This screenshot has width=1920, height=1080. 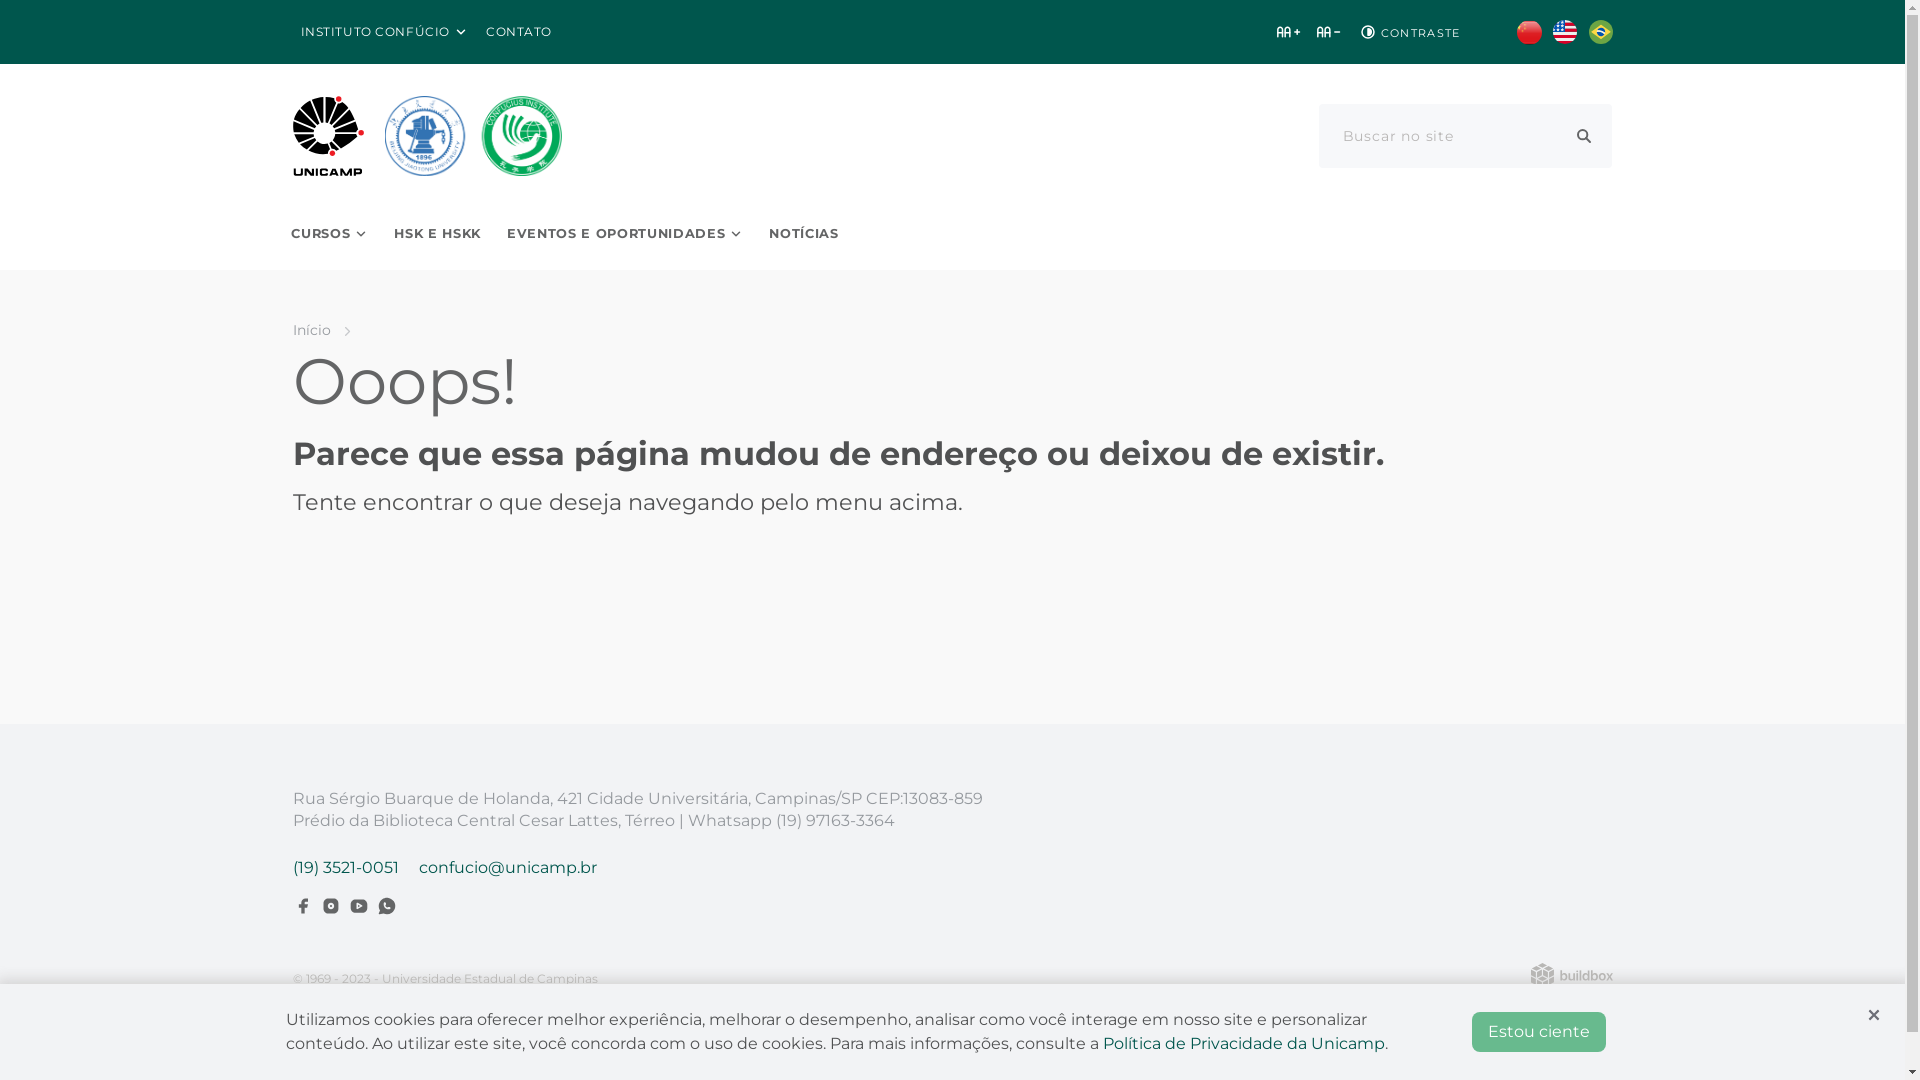 What do you see at coordinates (1288, 31) in the screenshot?
I see `'Aumentar fonte'` at bounding box center [1288, 31].